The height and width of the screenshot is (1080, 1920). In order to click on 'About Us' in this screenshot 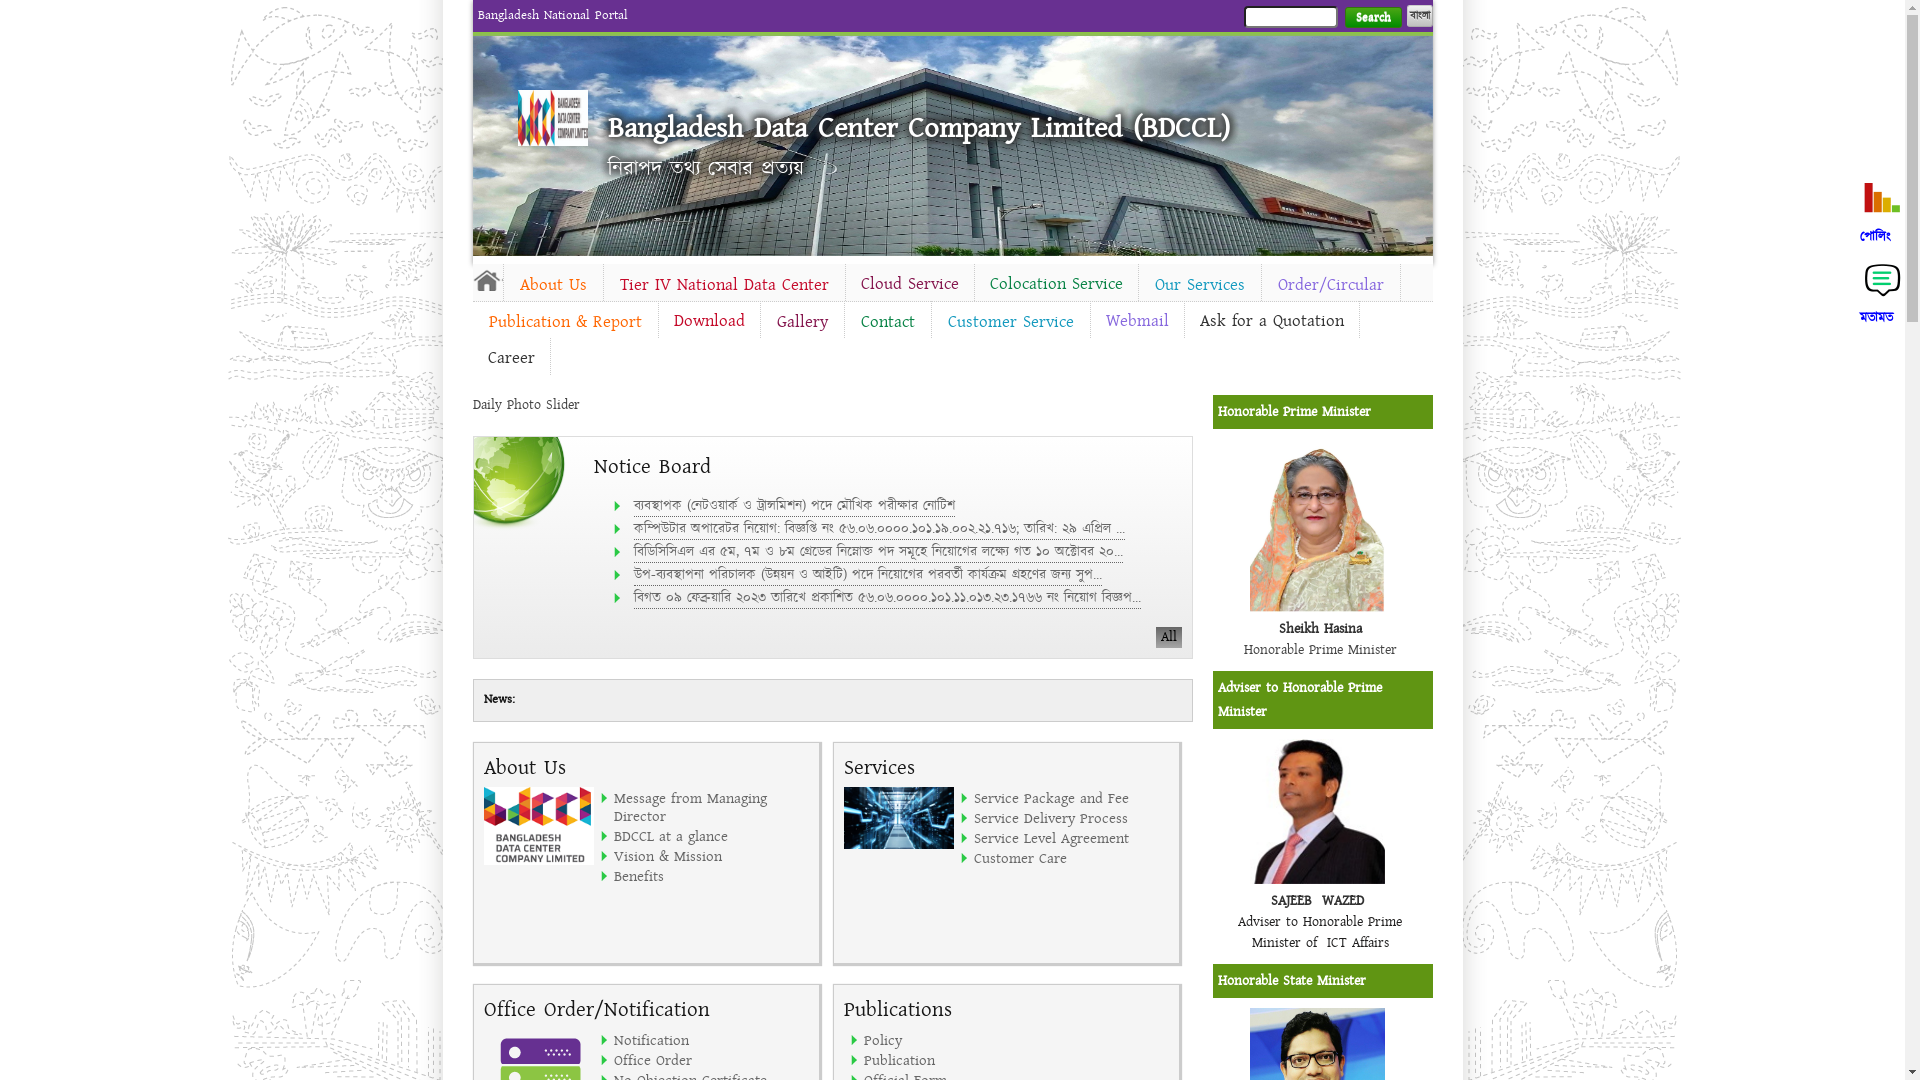, I will do `click(553, 285)`.